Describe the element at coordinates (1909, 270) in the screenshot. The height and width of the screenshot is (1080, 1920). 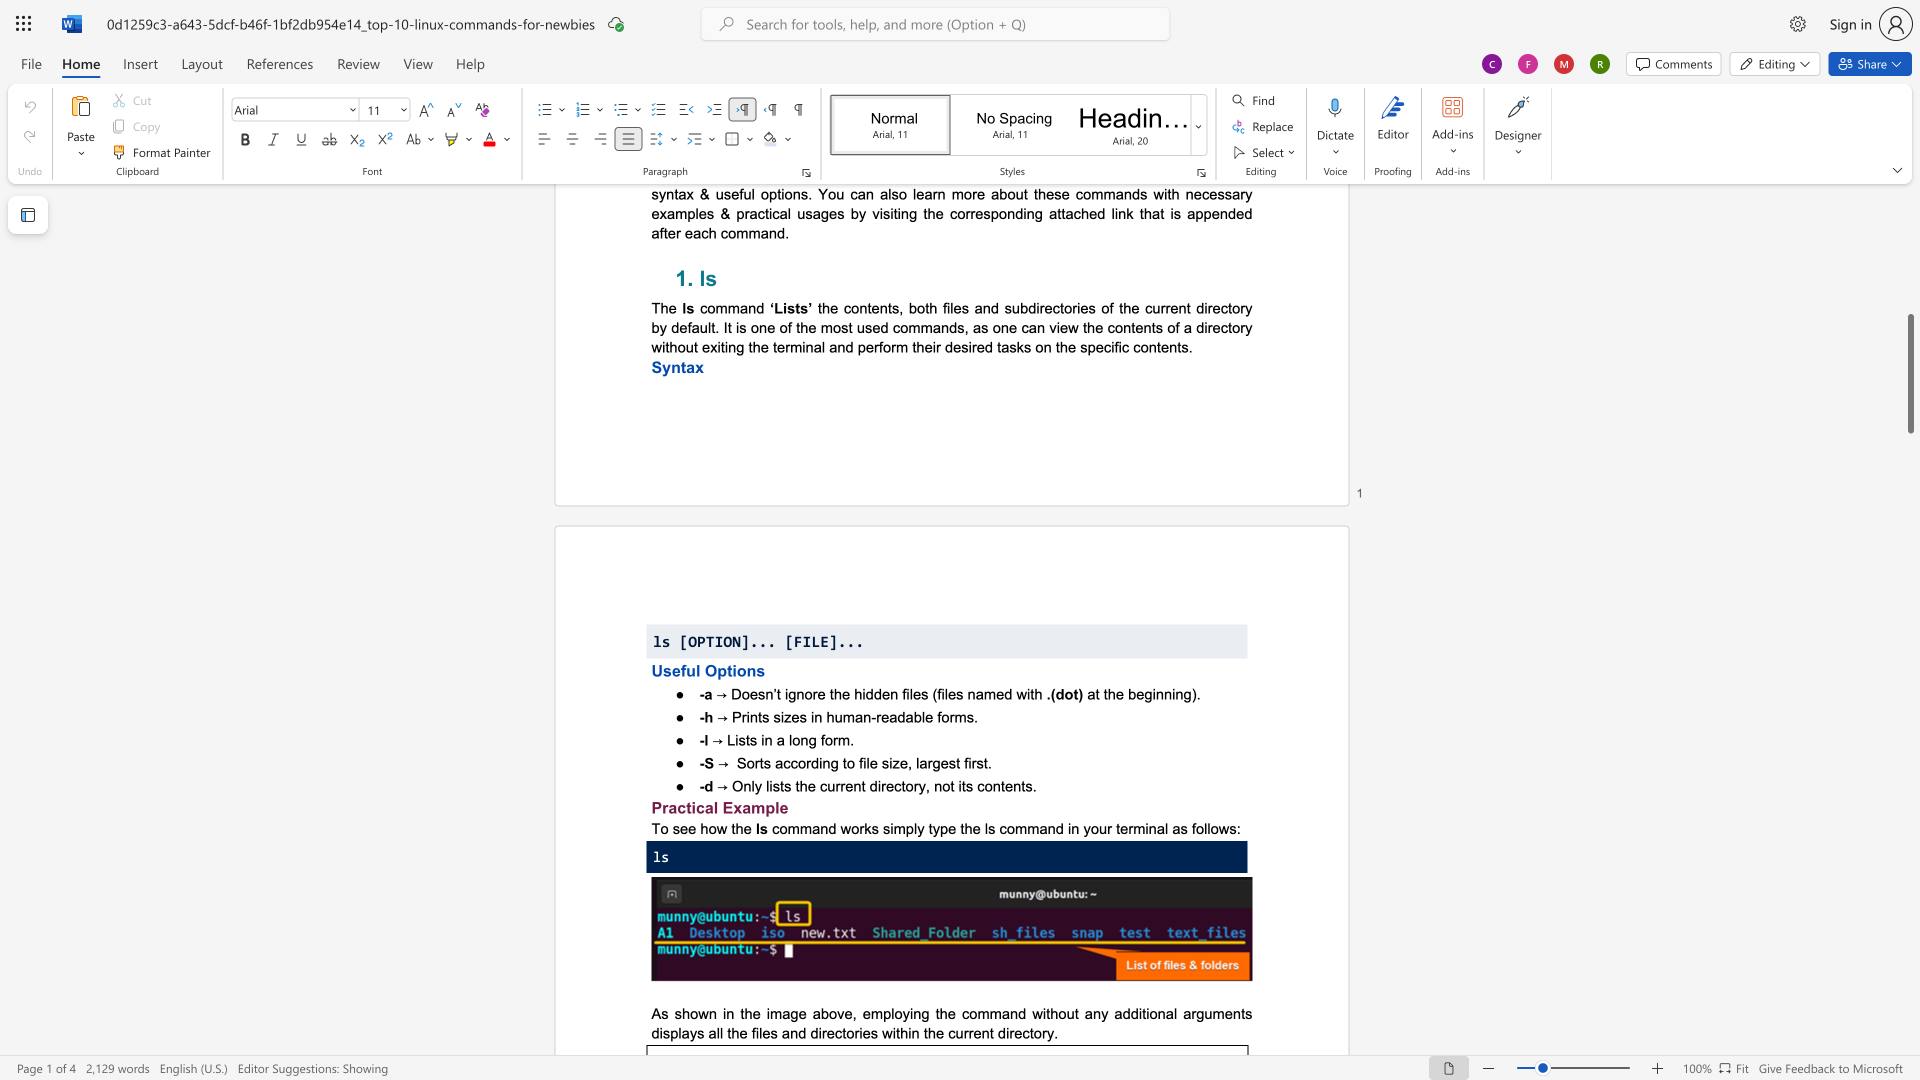
I see `the scrollbar to slide the page up` at that location.